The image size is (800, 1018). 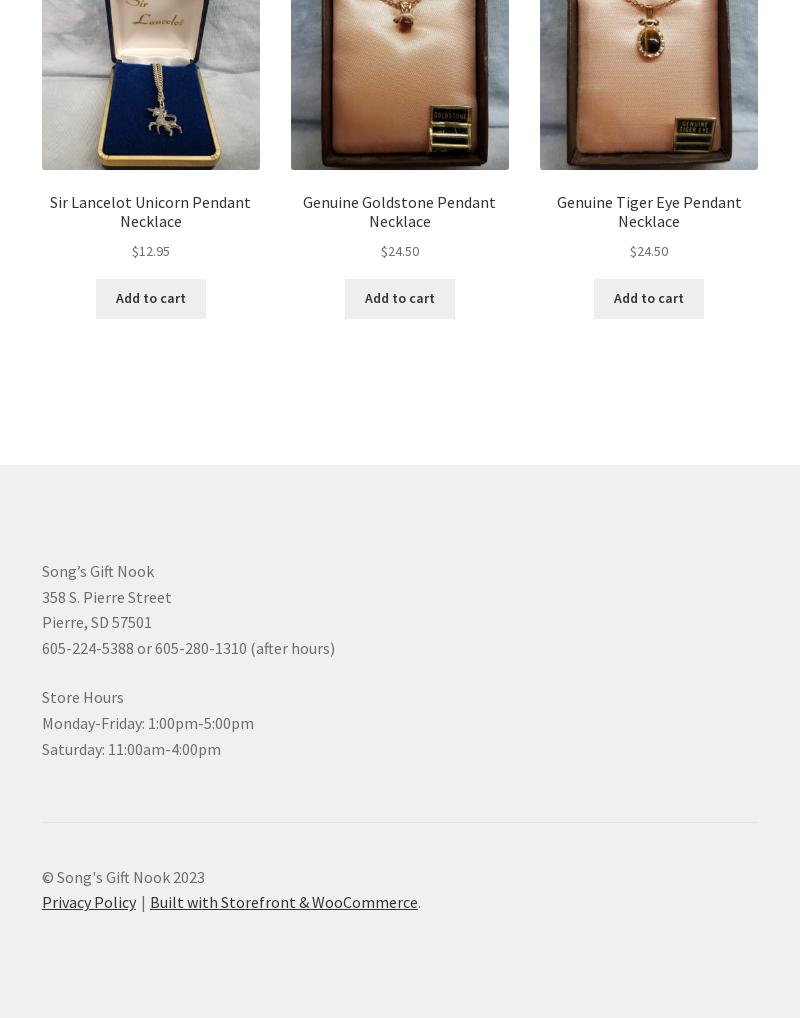 I want to click on '605-224-5388 or 605-280-1310 (after hours)', so click(x=39, y=646).